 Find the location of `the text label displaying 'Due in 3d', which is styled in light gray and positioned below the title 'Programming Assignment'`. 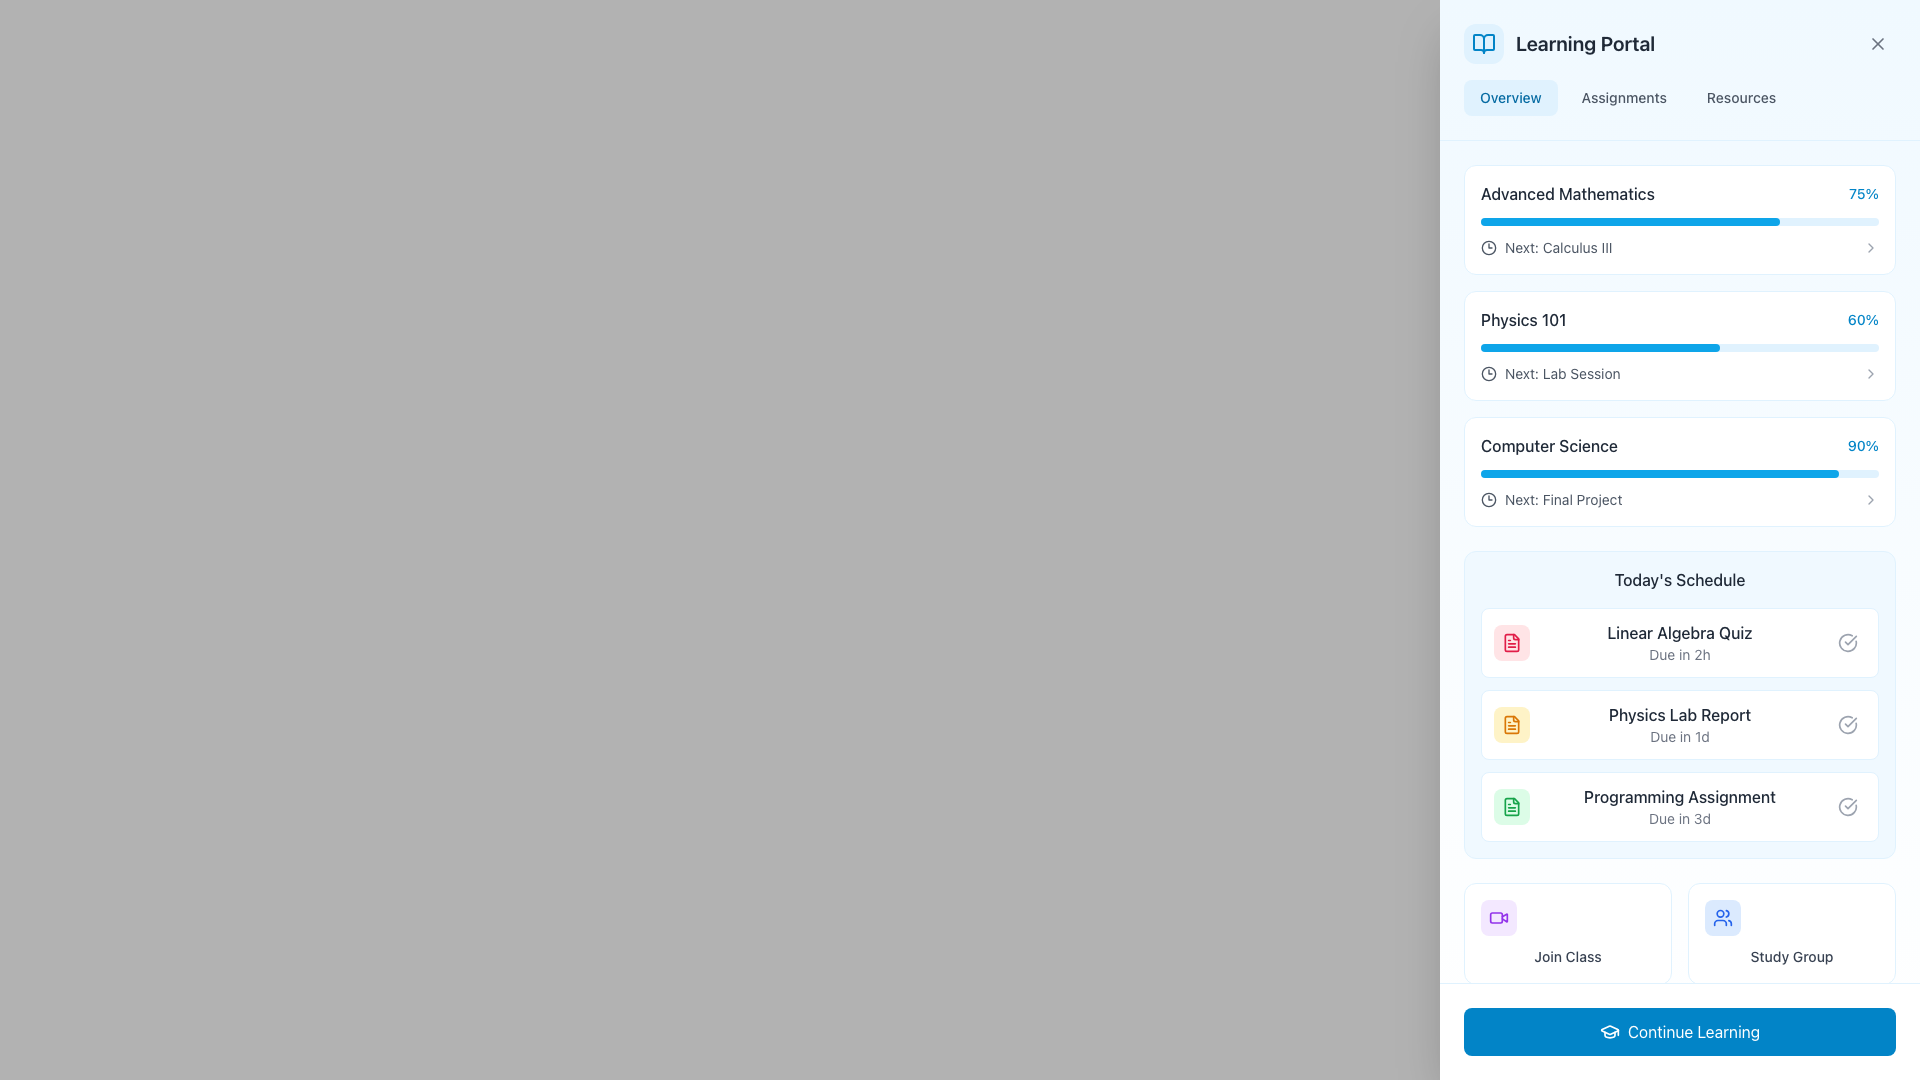

the text label displaying 'Due in 3d', which is styled in light gray and positioned below the title 'Programming Assignment' is located at coordinates (1680, 818).